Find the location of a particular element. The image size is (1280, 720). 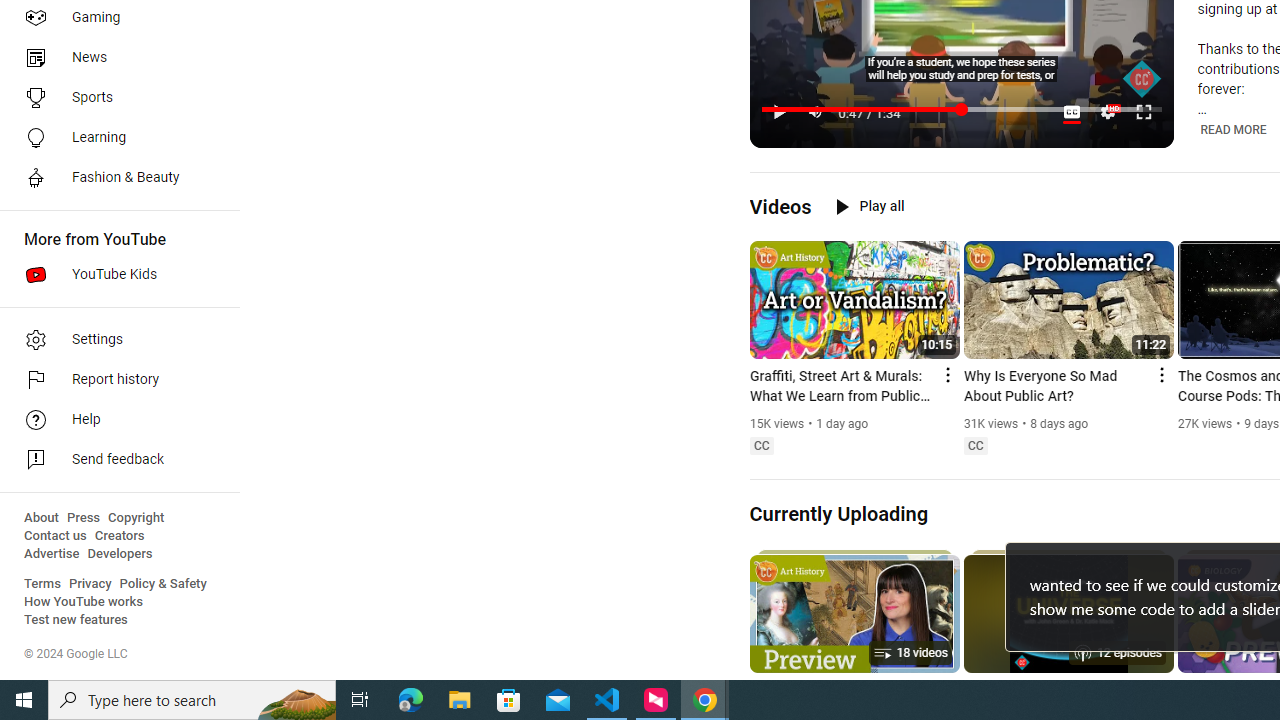

'Sports' is located at coordinates (112, 97).